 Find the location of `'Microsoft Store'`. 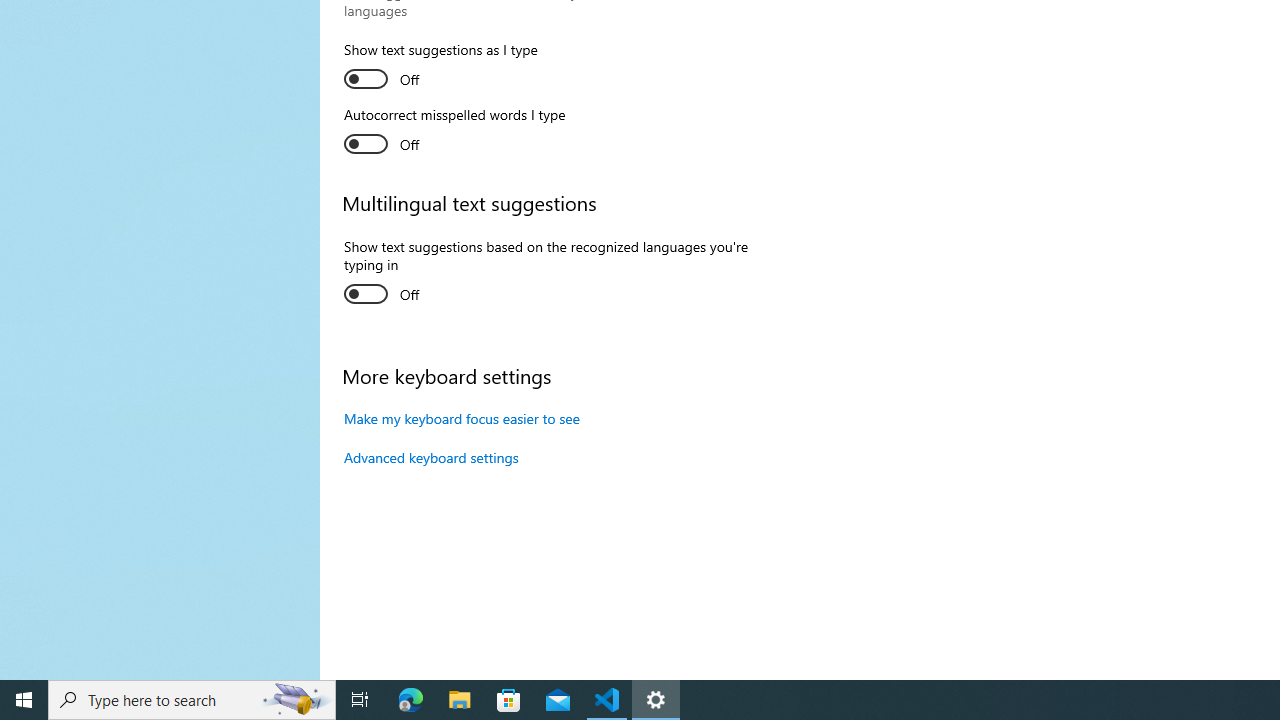

'Microsoft Store' is located at coordinates (509, 698).